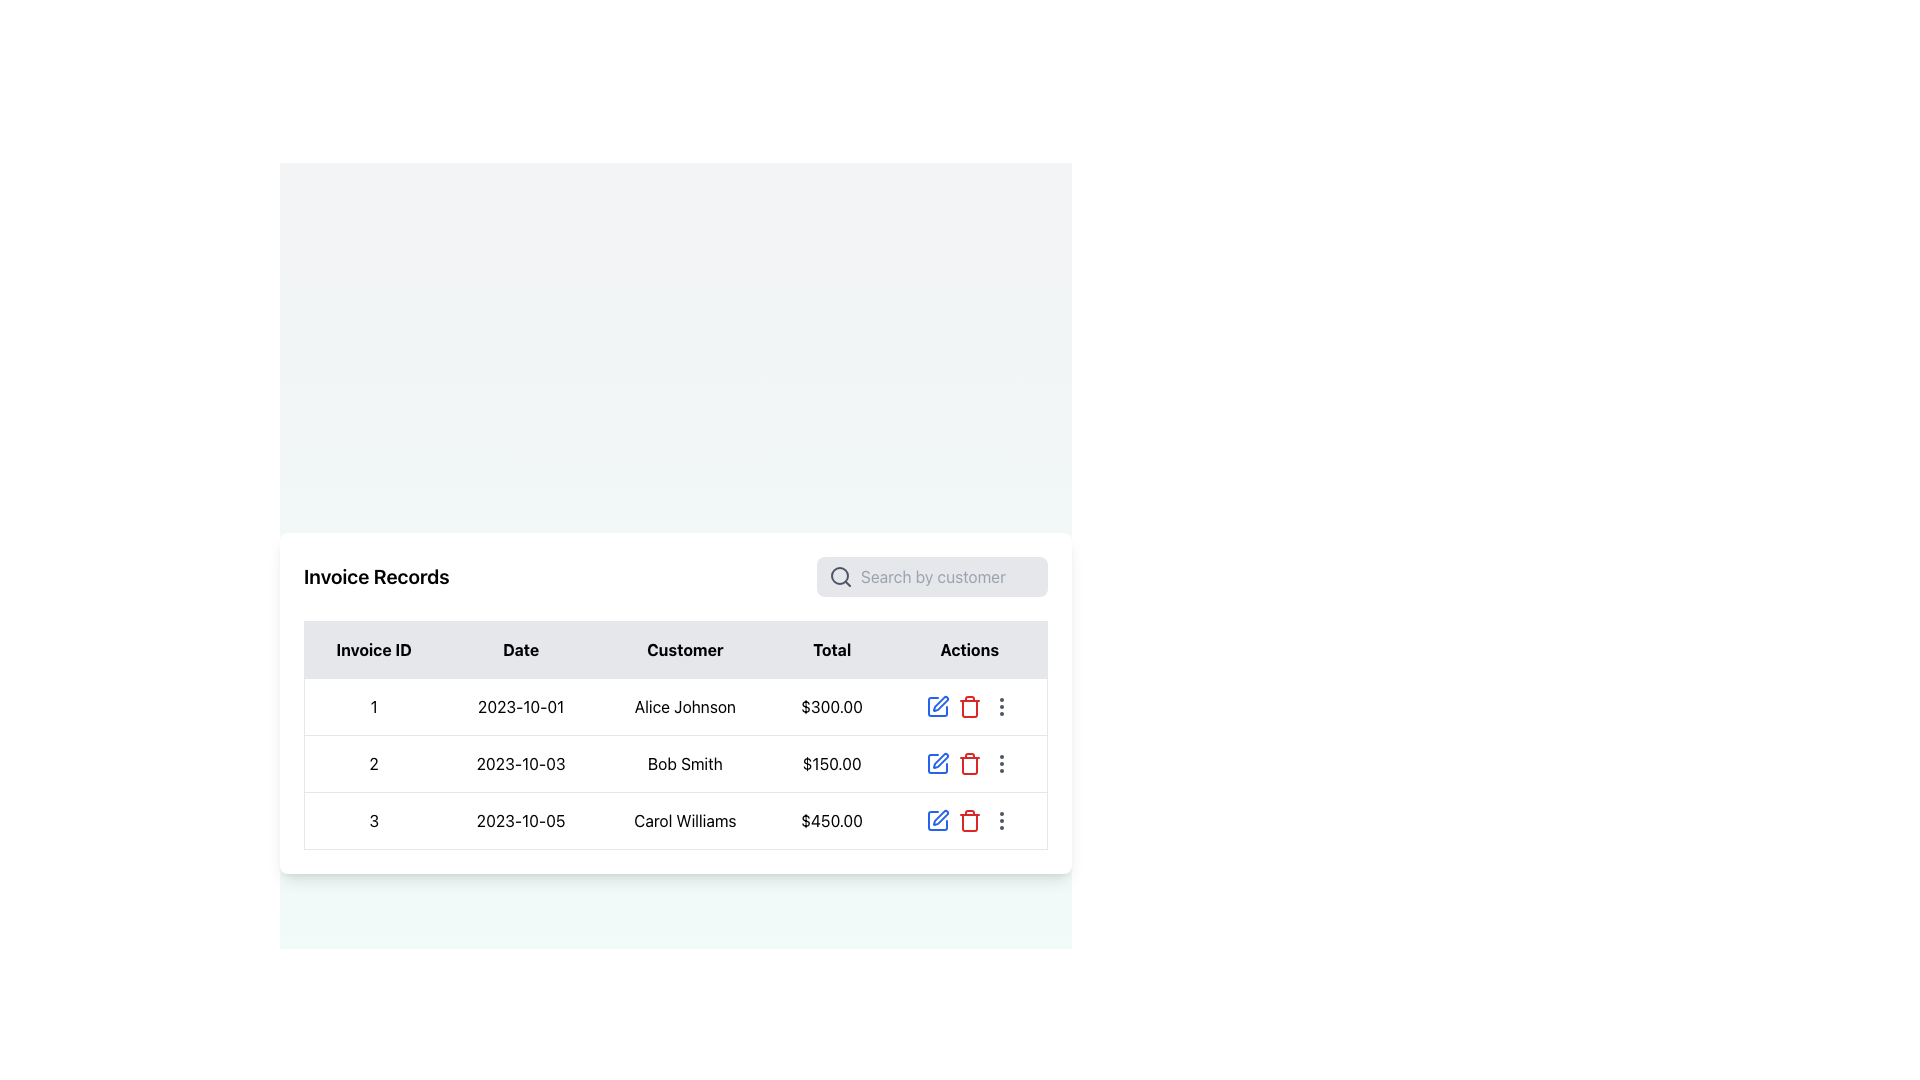  I want to click on the 'Customer' column header label in the table, which is the third label in a horizontal row of headers, so click(685, 649).